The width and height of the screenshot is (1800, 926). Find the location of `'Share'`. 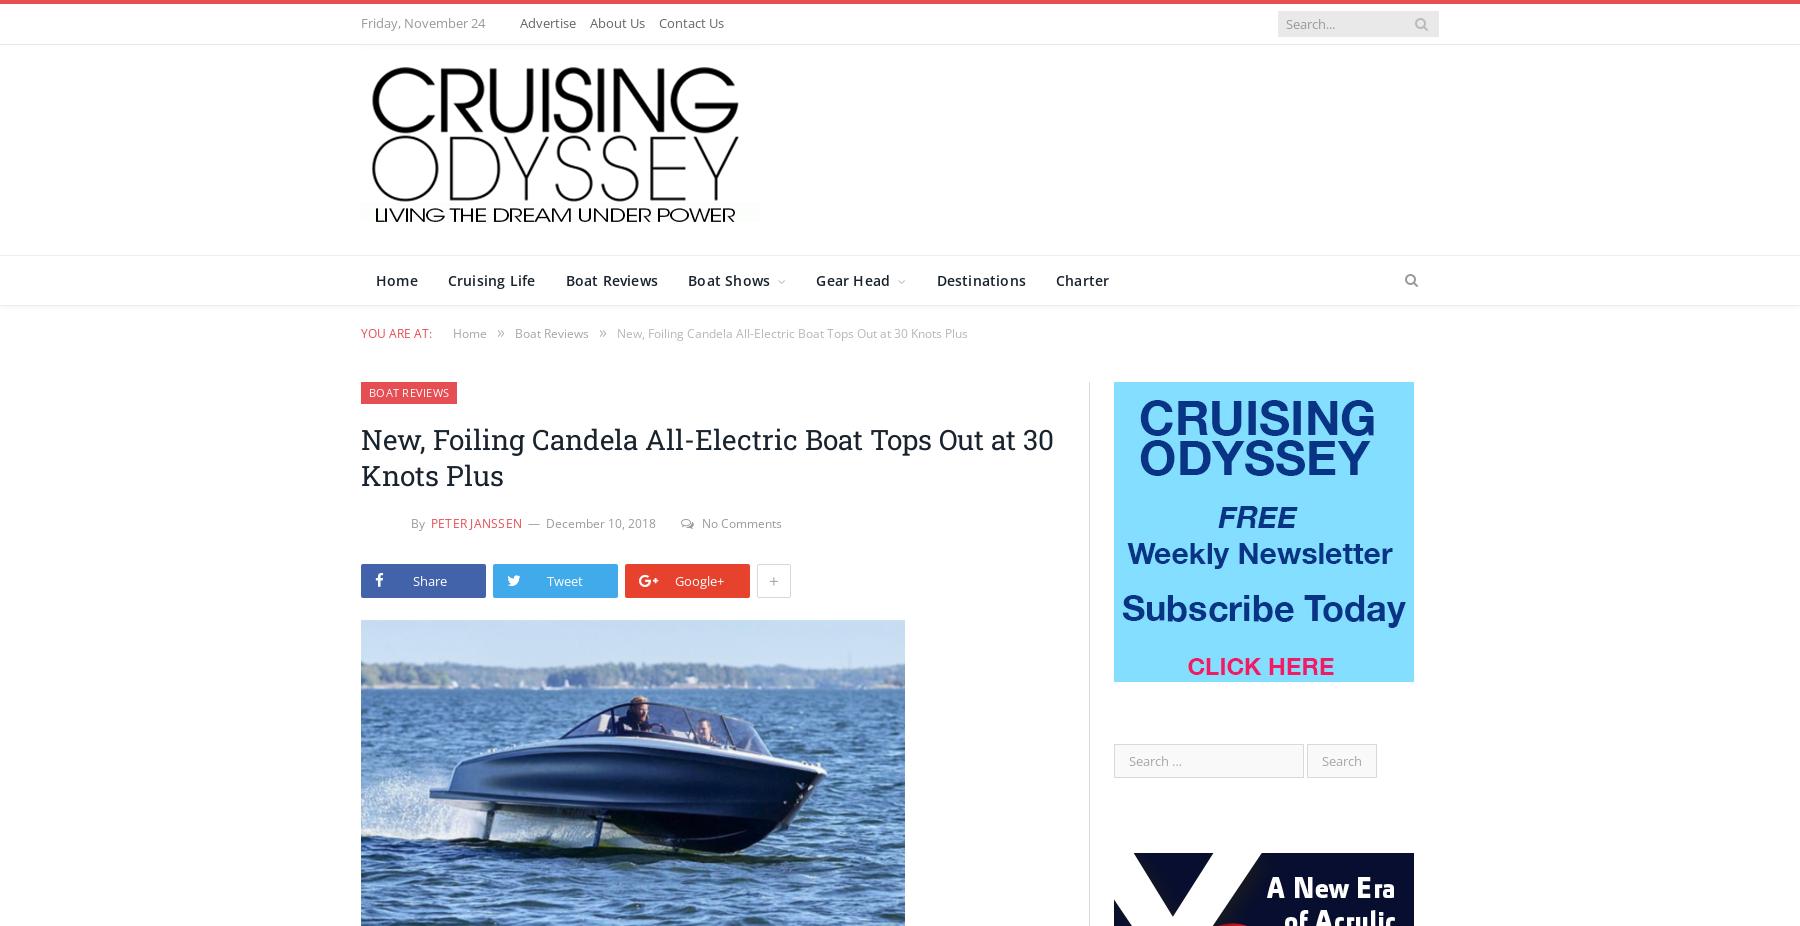

'Share' is located at coordinates (412, 578).